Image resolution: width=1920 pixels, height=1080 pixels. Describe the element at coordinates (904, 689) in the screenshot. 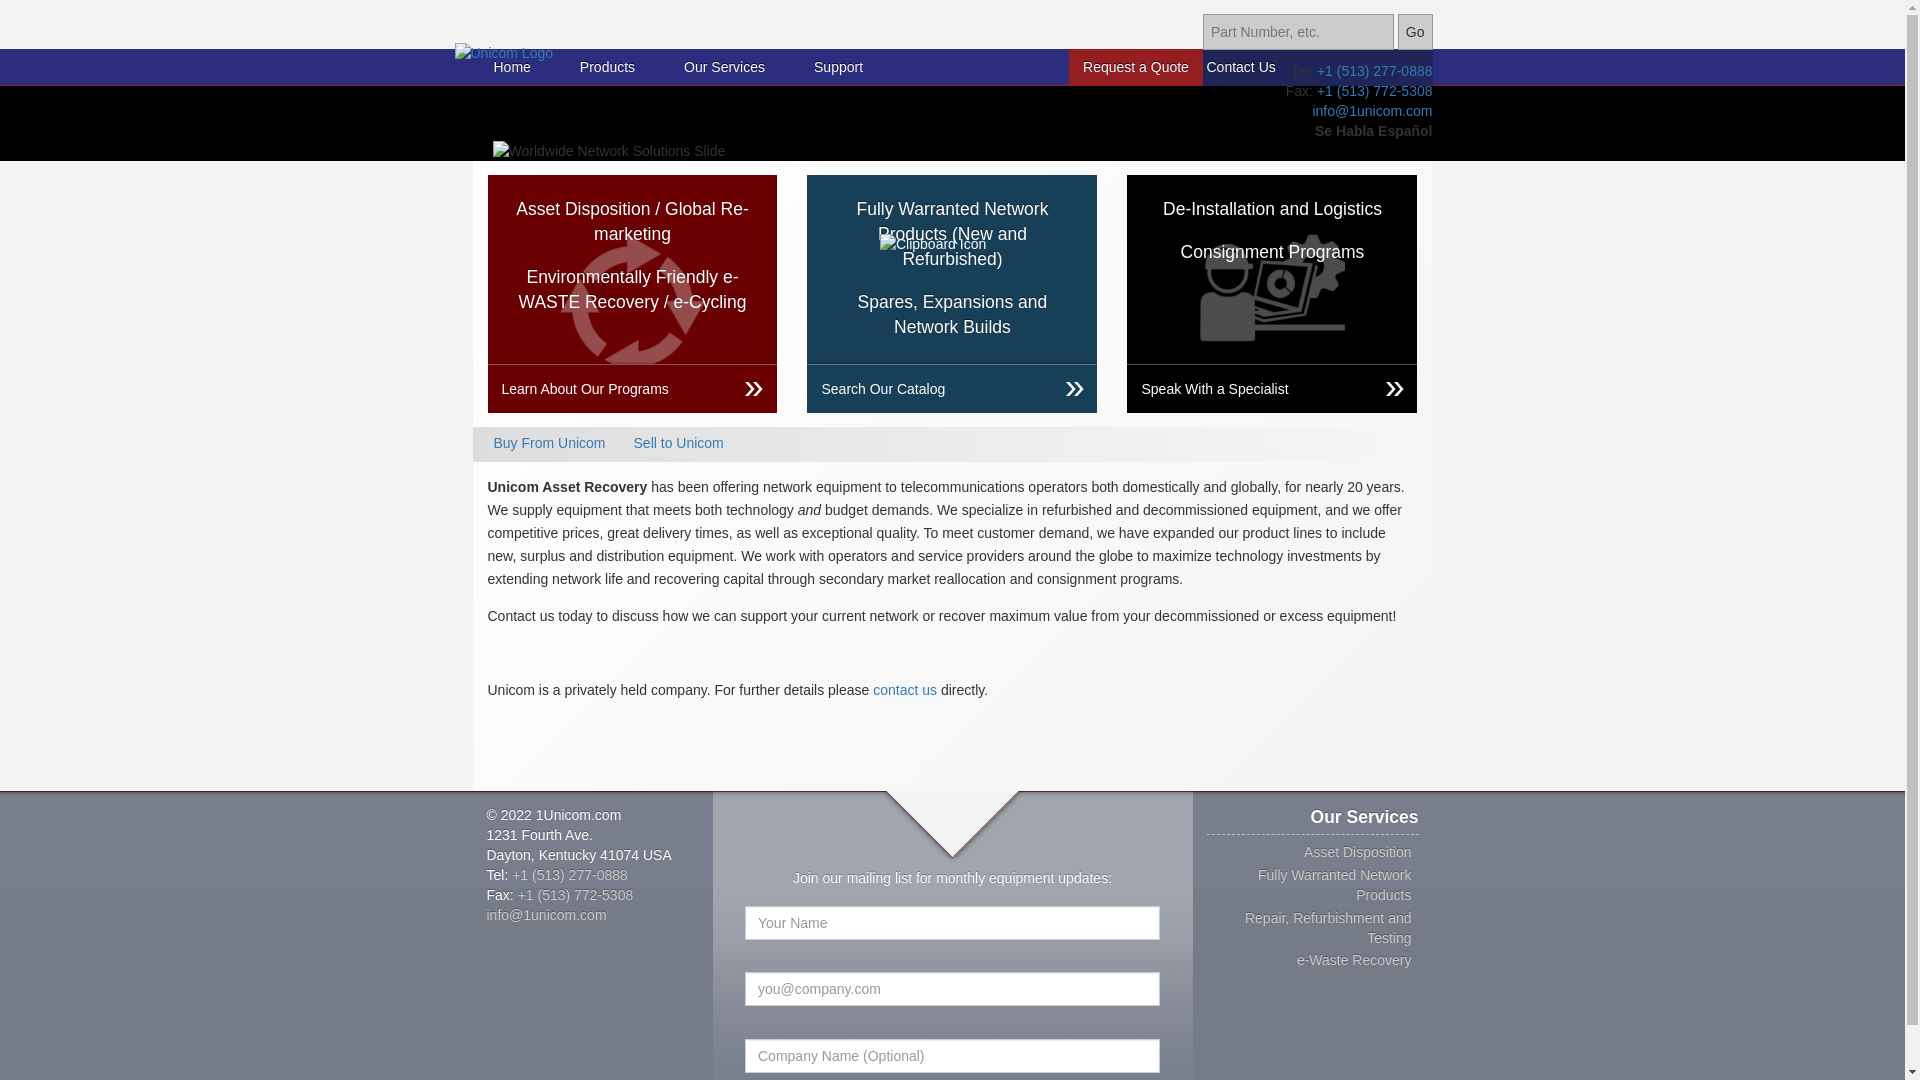

I see `'contact us'` at that location.